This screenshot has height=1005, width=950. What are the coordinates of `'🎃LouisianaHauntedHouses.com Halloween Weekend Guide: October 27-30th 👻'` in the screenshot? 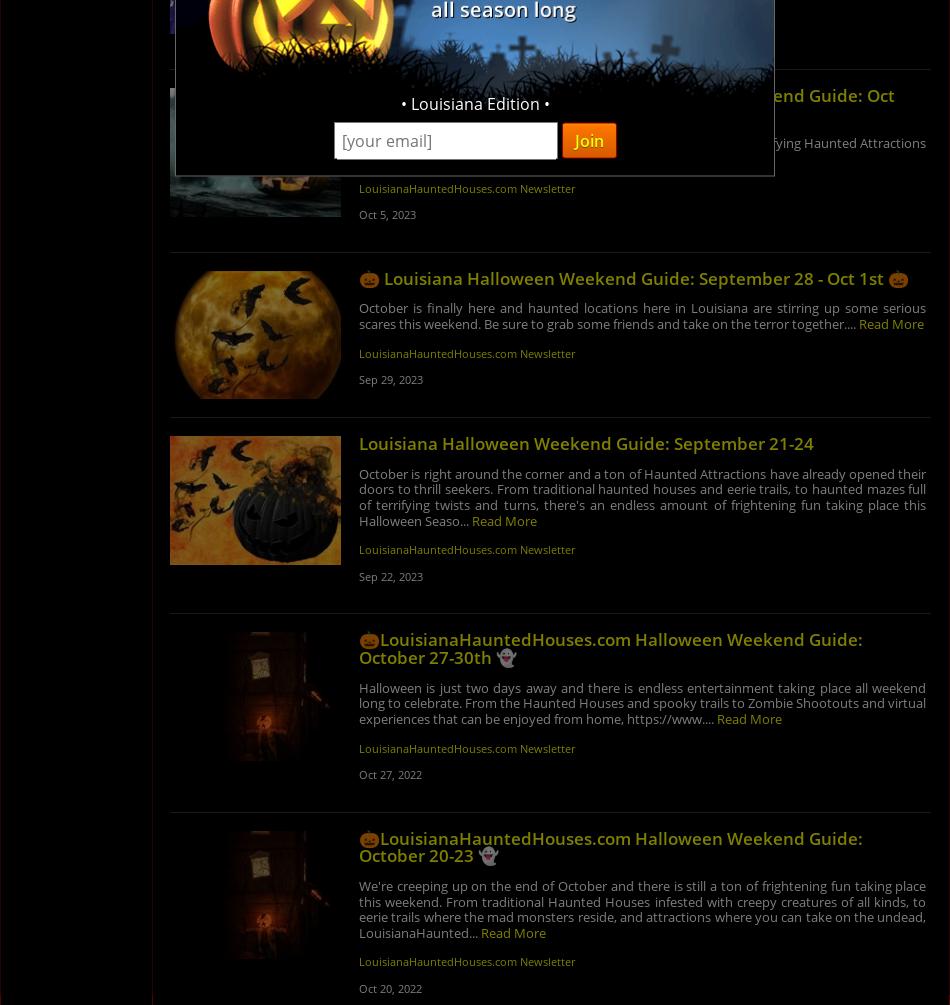 It's located at (609, 647).